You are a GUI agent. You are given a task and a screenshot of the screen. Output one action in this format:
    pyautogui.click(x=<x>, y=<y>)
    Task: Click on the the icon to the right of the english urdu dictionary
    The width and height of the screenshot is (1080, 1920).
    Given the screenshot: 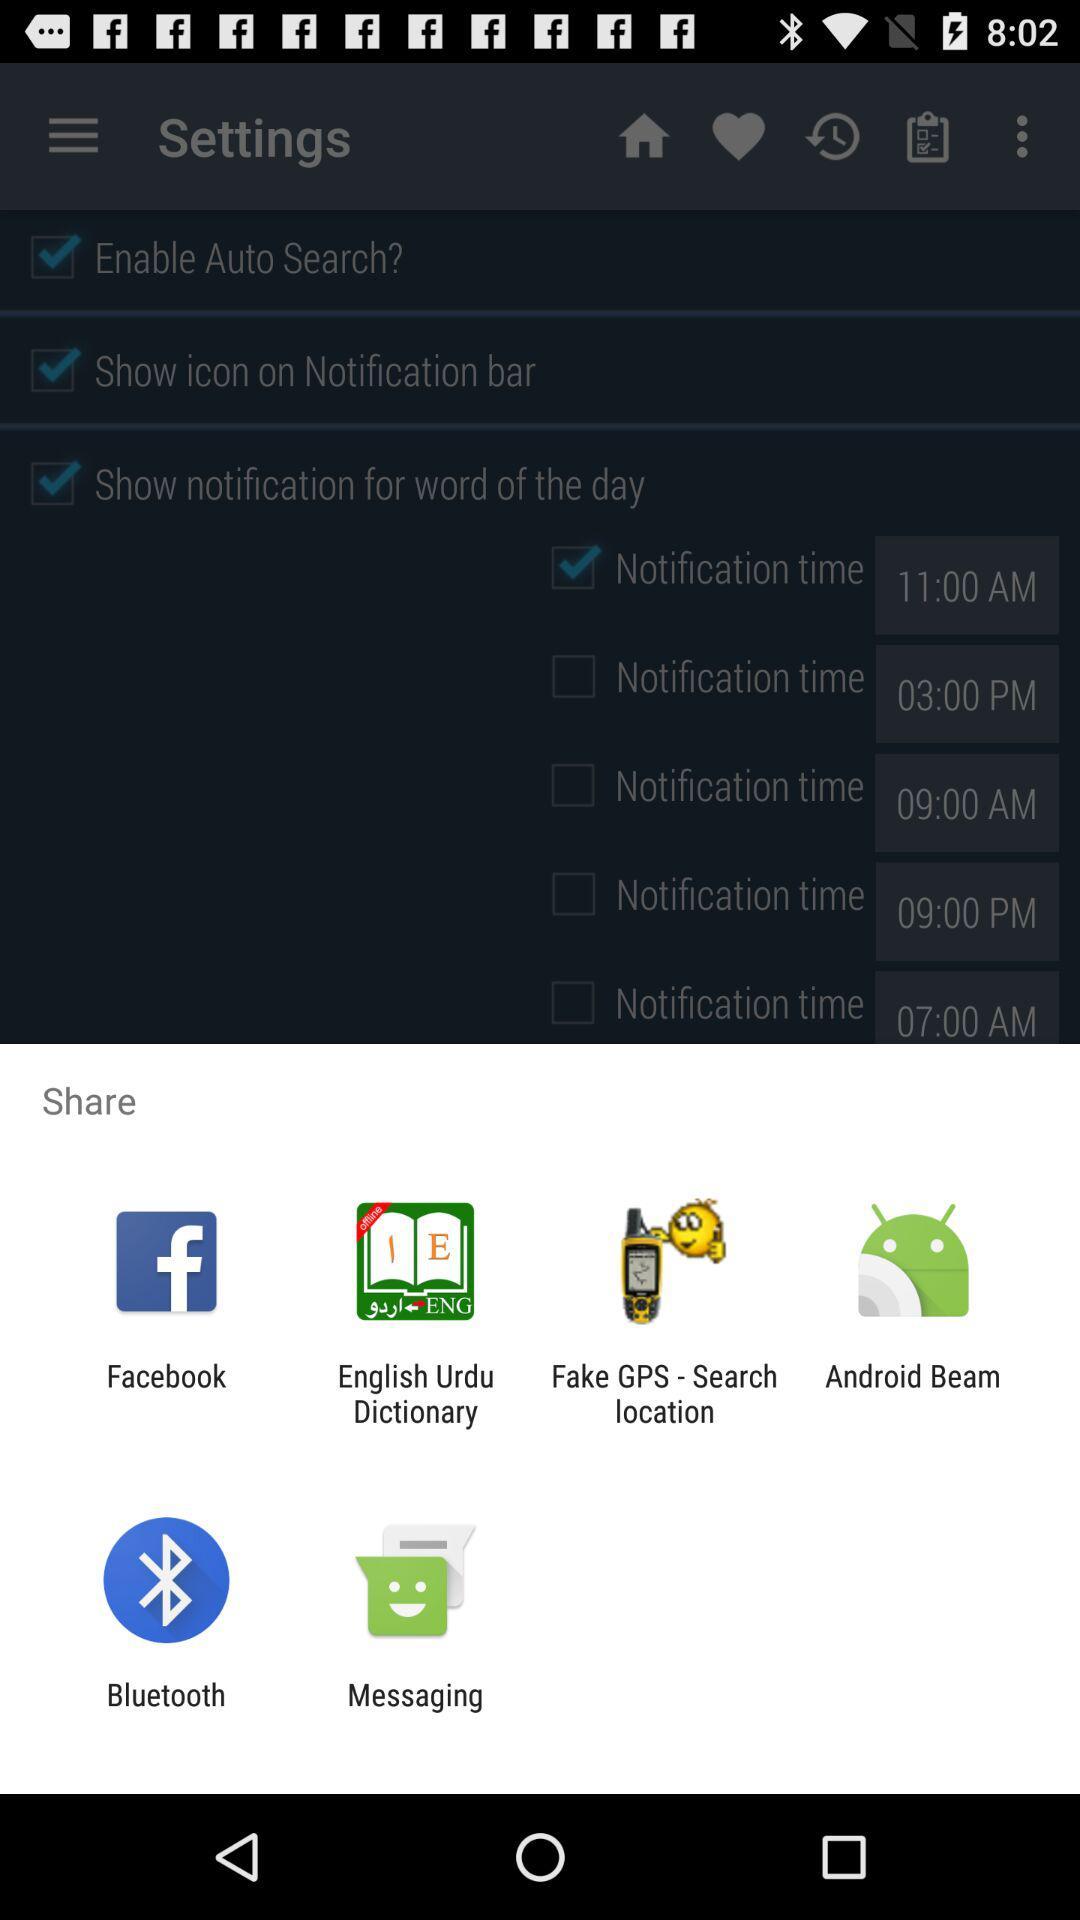 What is the action you would take?
    pyautogui.click(x=664, y=1392)
    